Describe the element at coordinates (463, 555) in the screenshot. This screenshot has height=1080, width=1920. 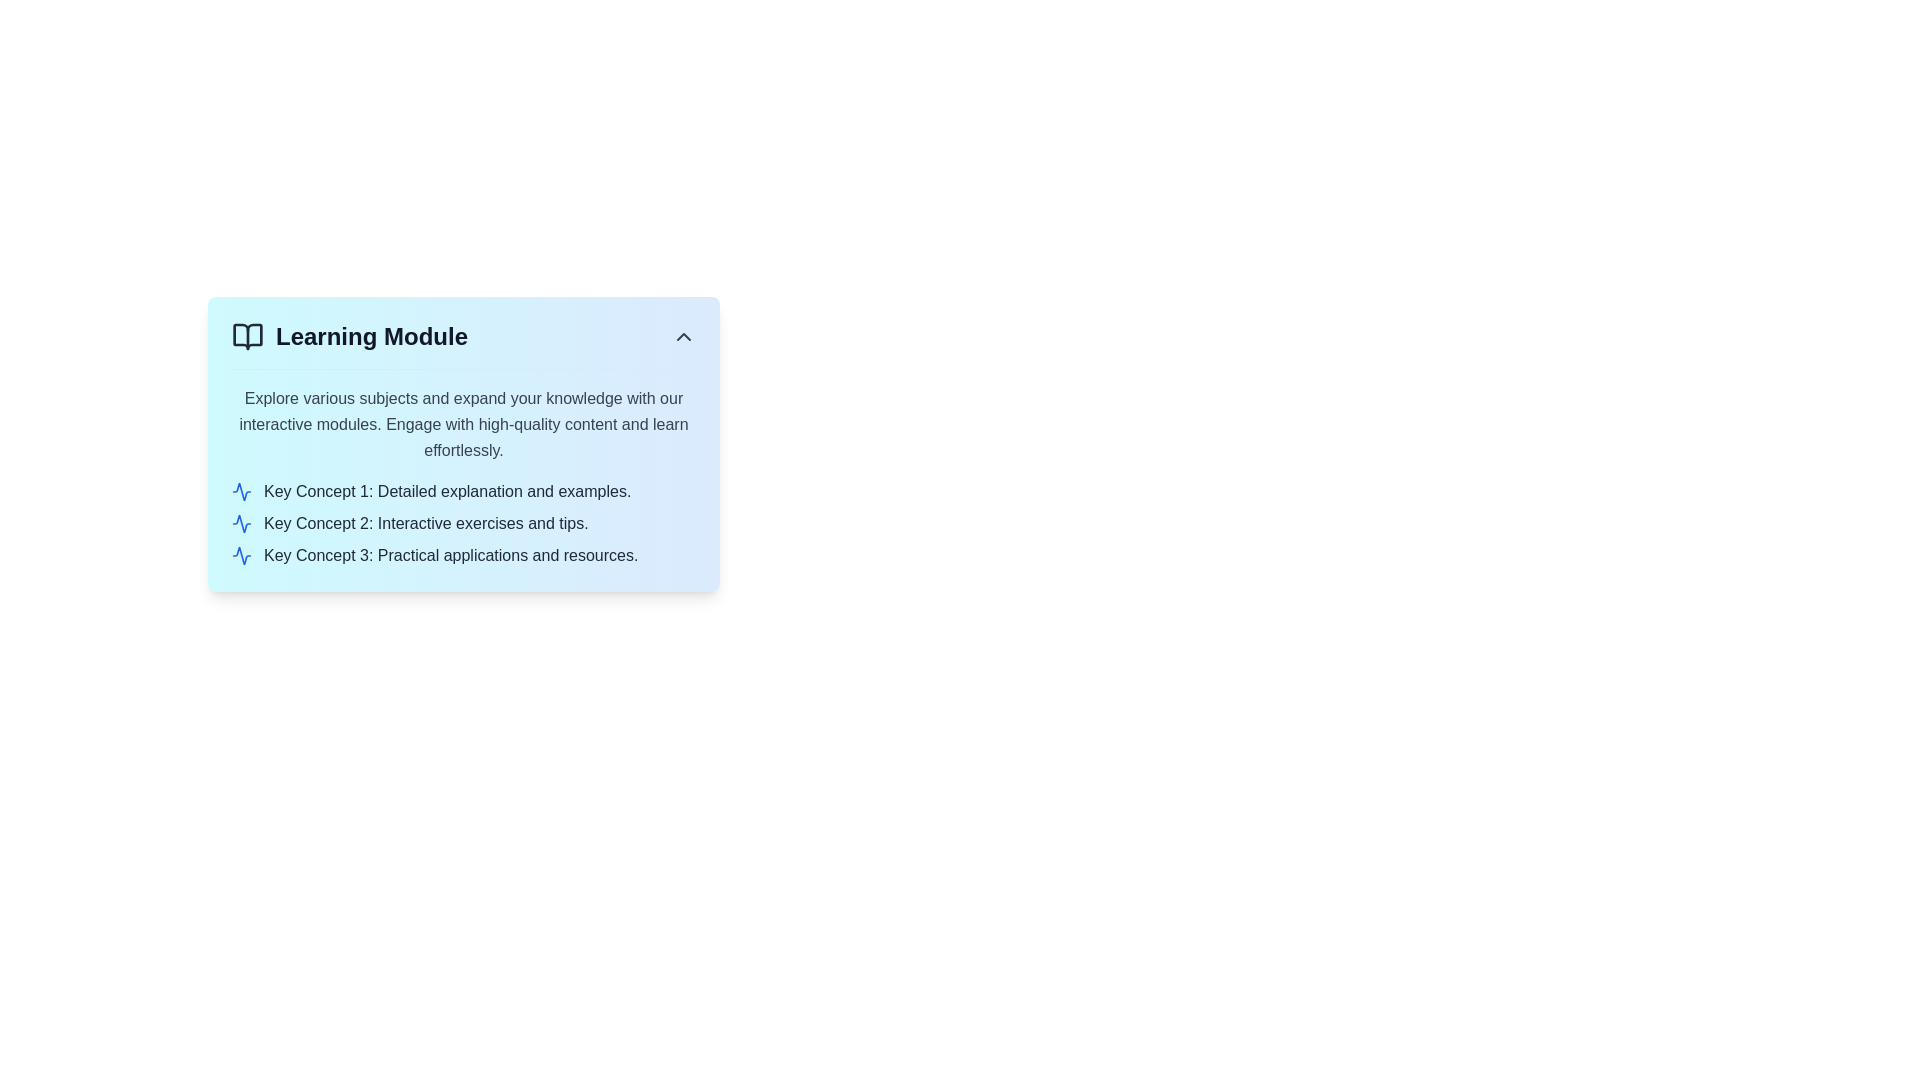
I see `the text row displaying the icon and the text 'Key Concept 3: Practical applications and resources.' which is the third item in the vertical list under the 'Learning Module' section` at that location.